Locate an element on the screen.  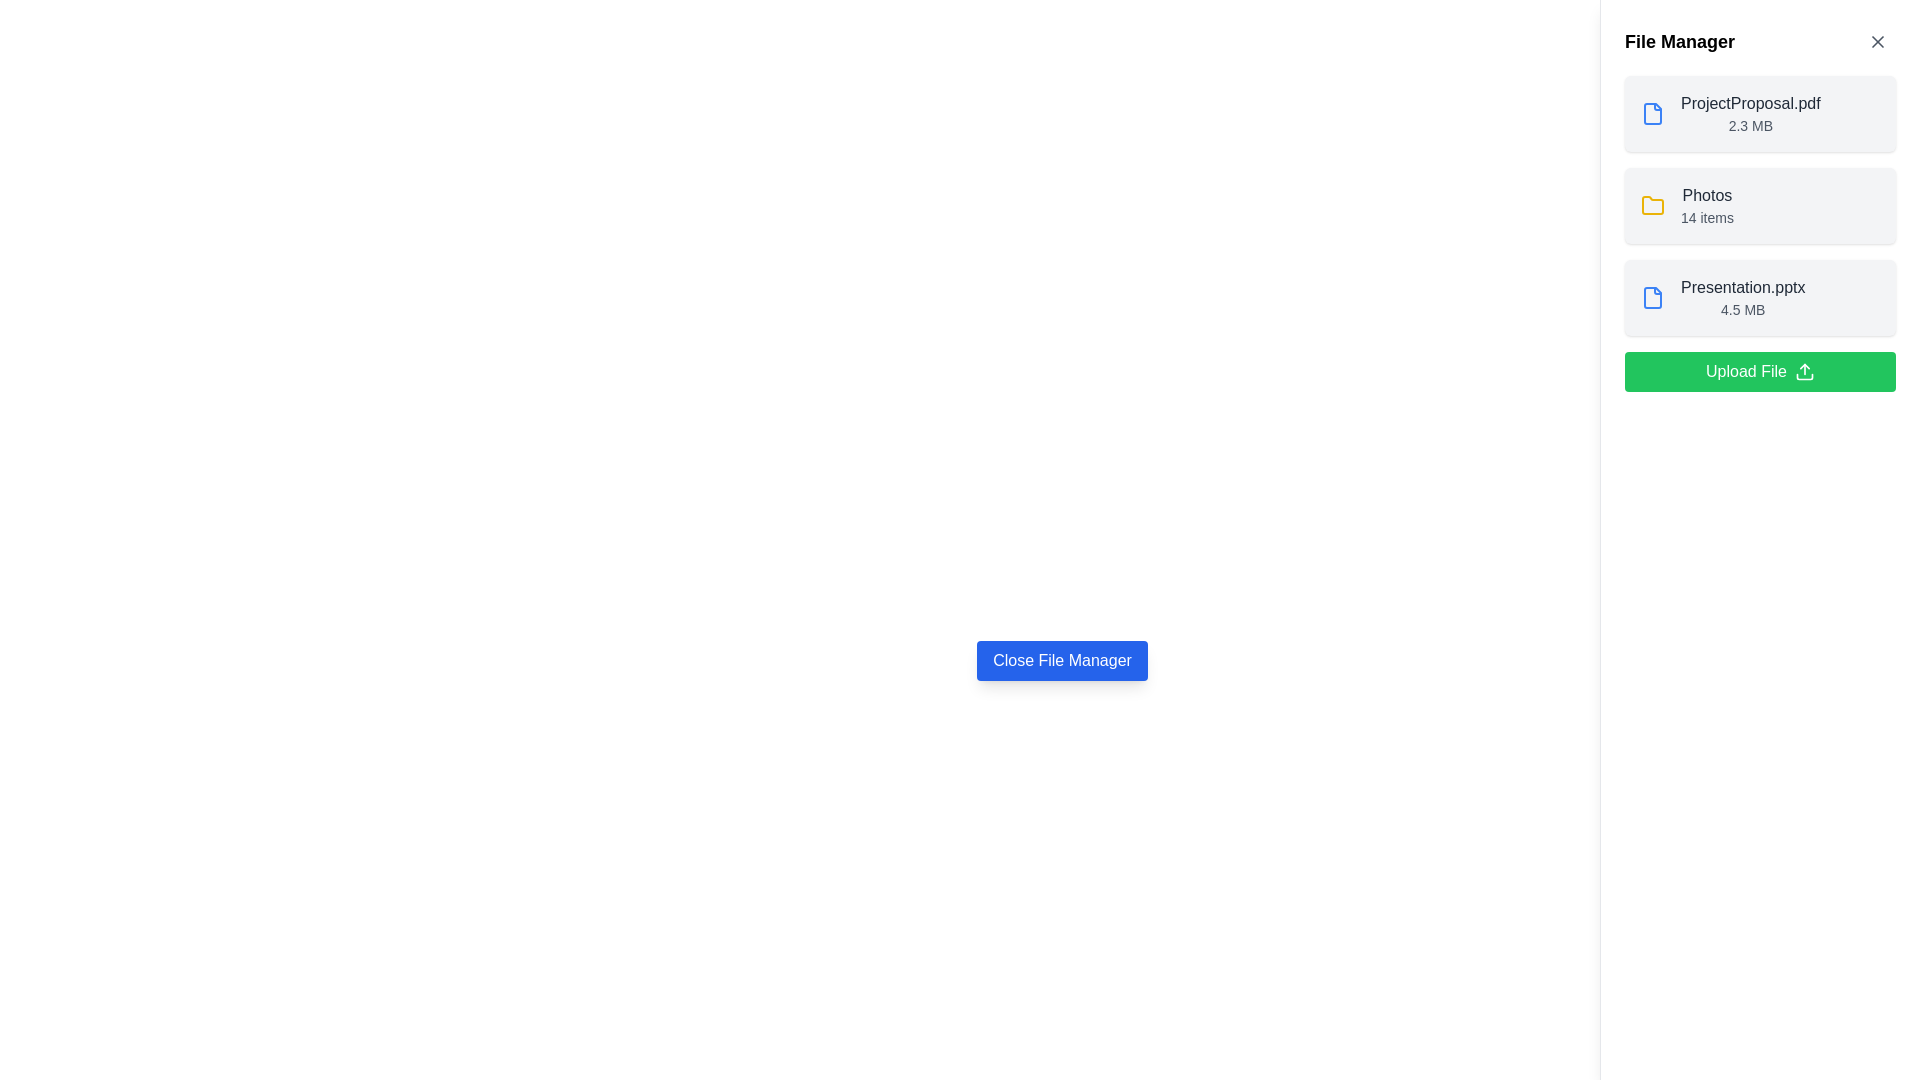
the text label reading '14 items', which is styled in gray and located below the 'Photos' label in the 'File Manager' section is located at coordinates (1706, 218).